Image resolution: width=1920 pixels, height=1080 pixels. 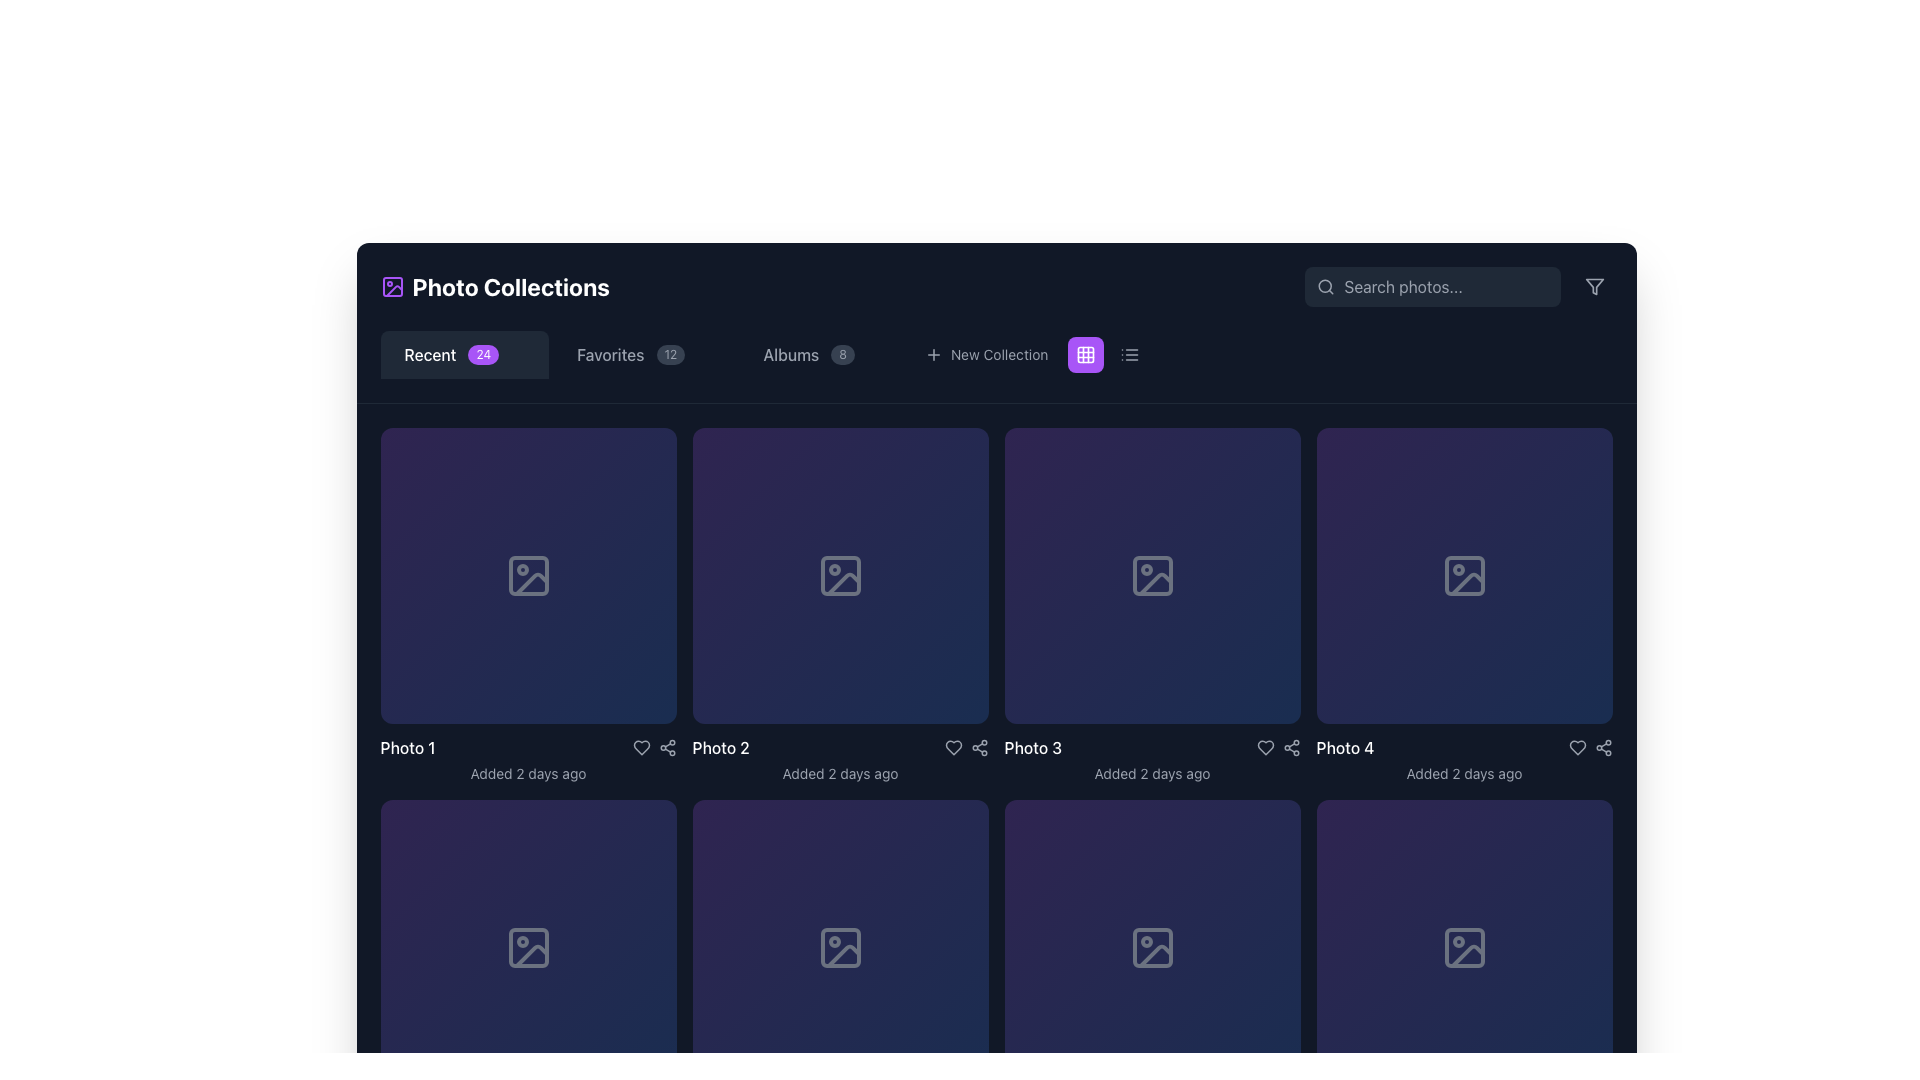 I want to click on the fourth card, so click(x=1464, y=604).